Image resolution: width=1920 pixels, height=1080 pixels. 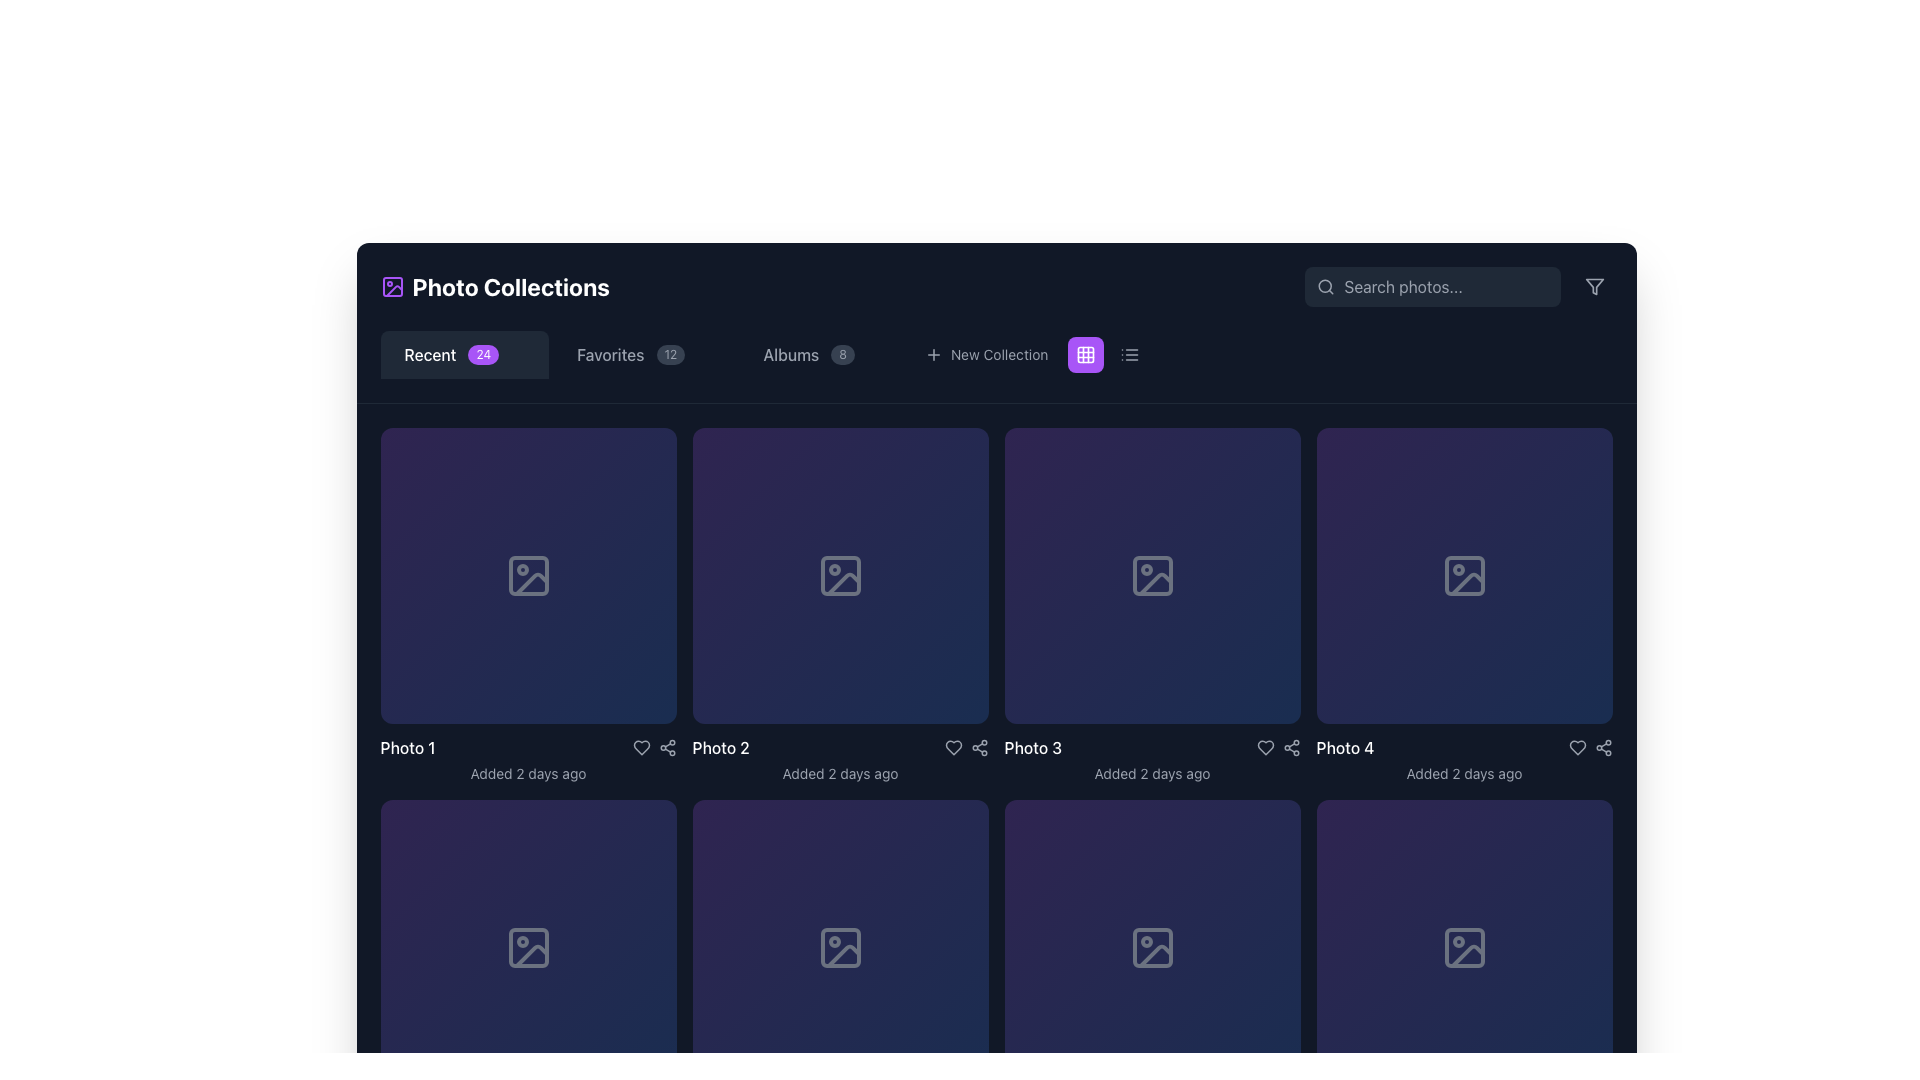 I want to click on the fourth card, so click(x=1464, y=604).